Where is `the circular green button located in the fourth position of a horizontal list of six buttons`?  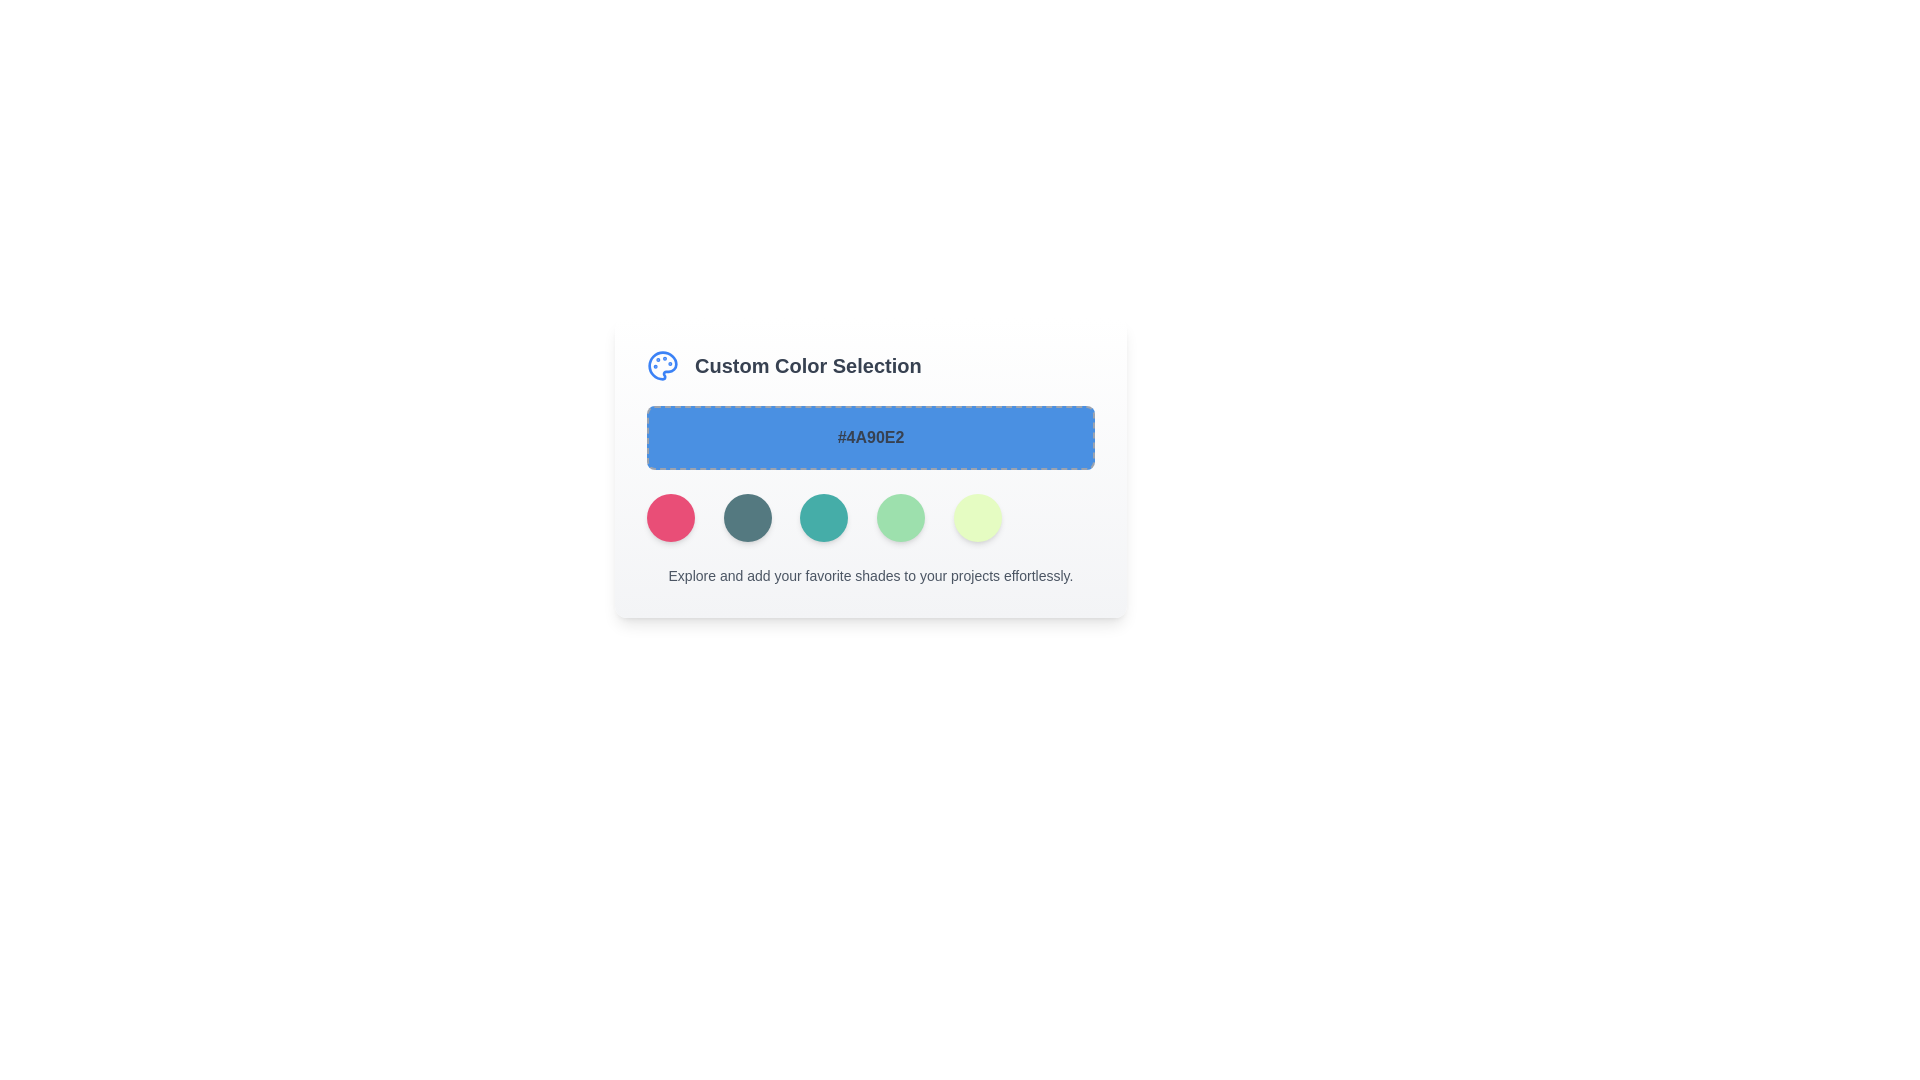 the circular green button located in the fourth position of a horizontal list of six buttons is located at coordinates (900, 516).